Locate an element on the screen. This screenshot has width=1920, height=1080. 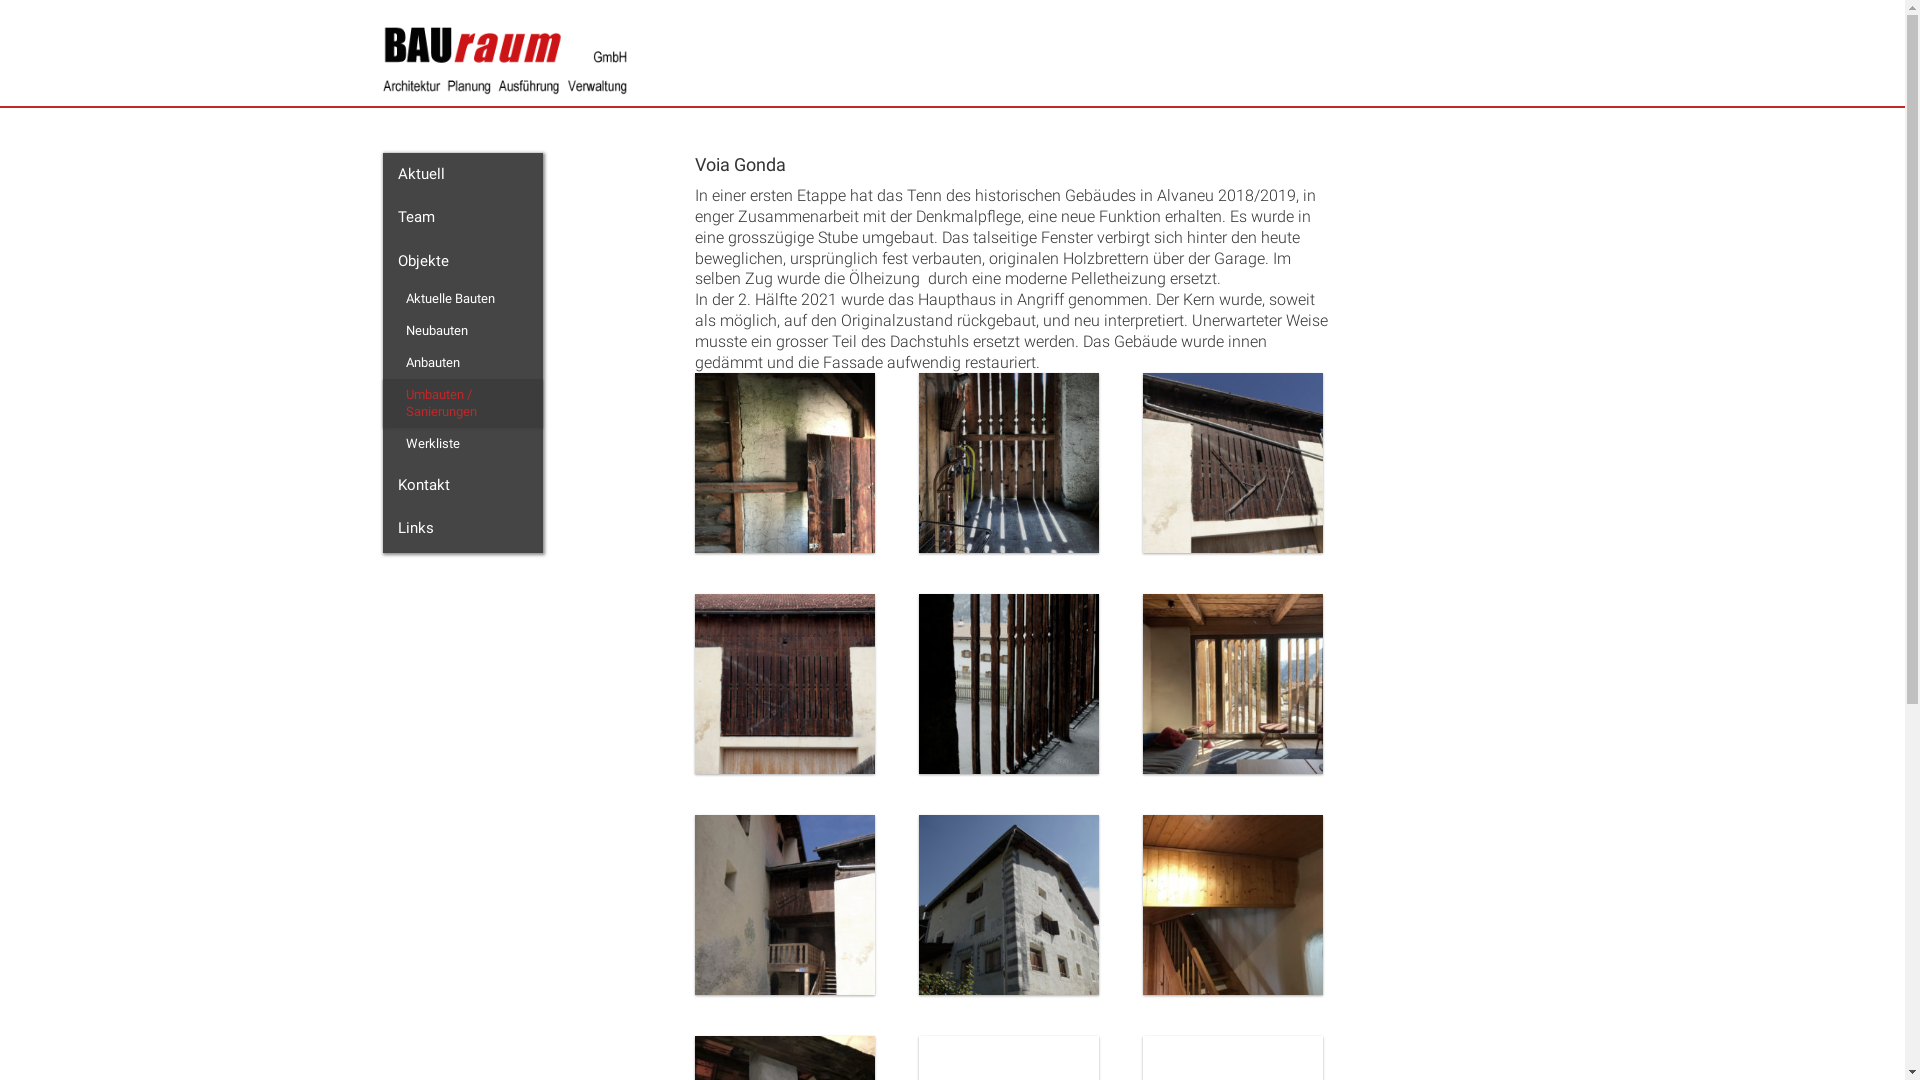
'Aktuelle Bauten' is located at coordinates (464, 299).